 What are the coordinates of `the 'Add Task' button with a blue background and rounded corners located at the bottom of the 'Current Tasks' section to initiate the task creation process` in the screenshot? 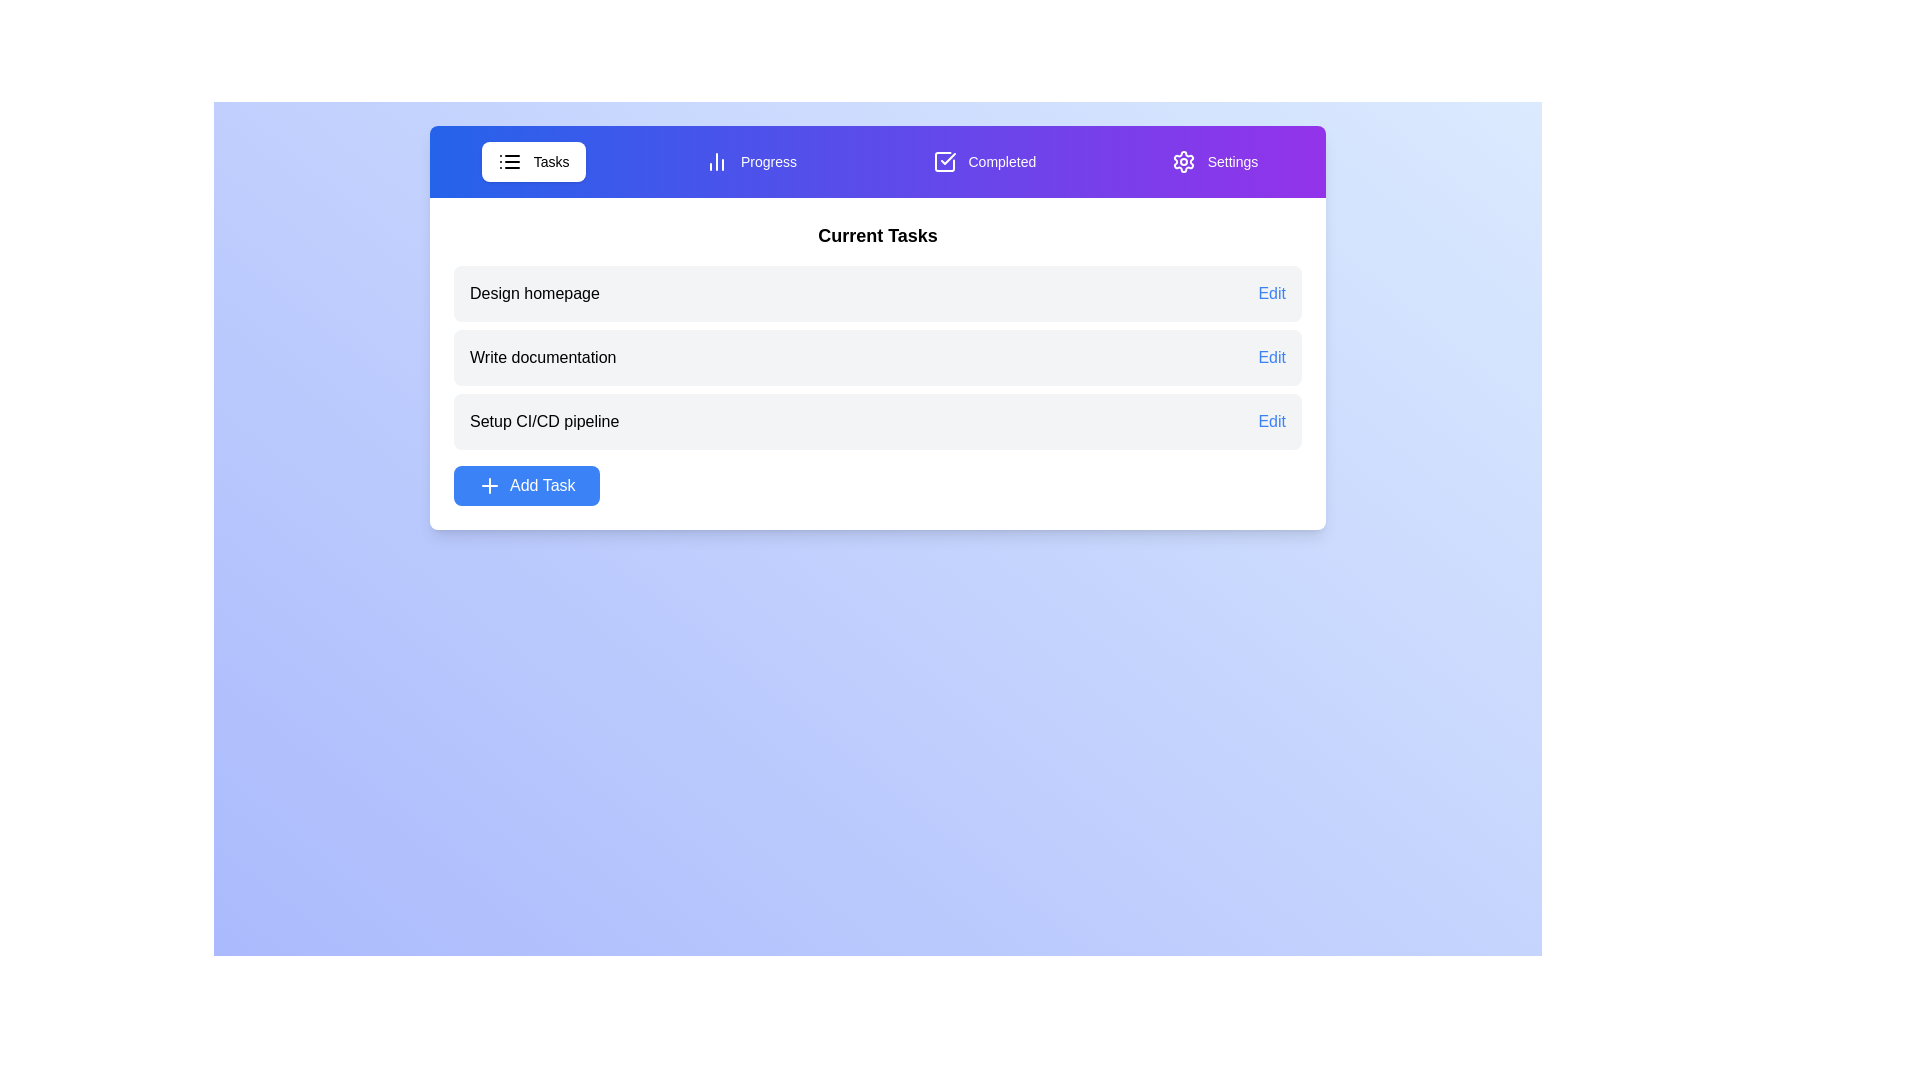 It's located at (526, 486).